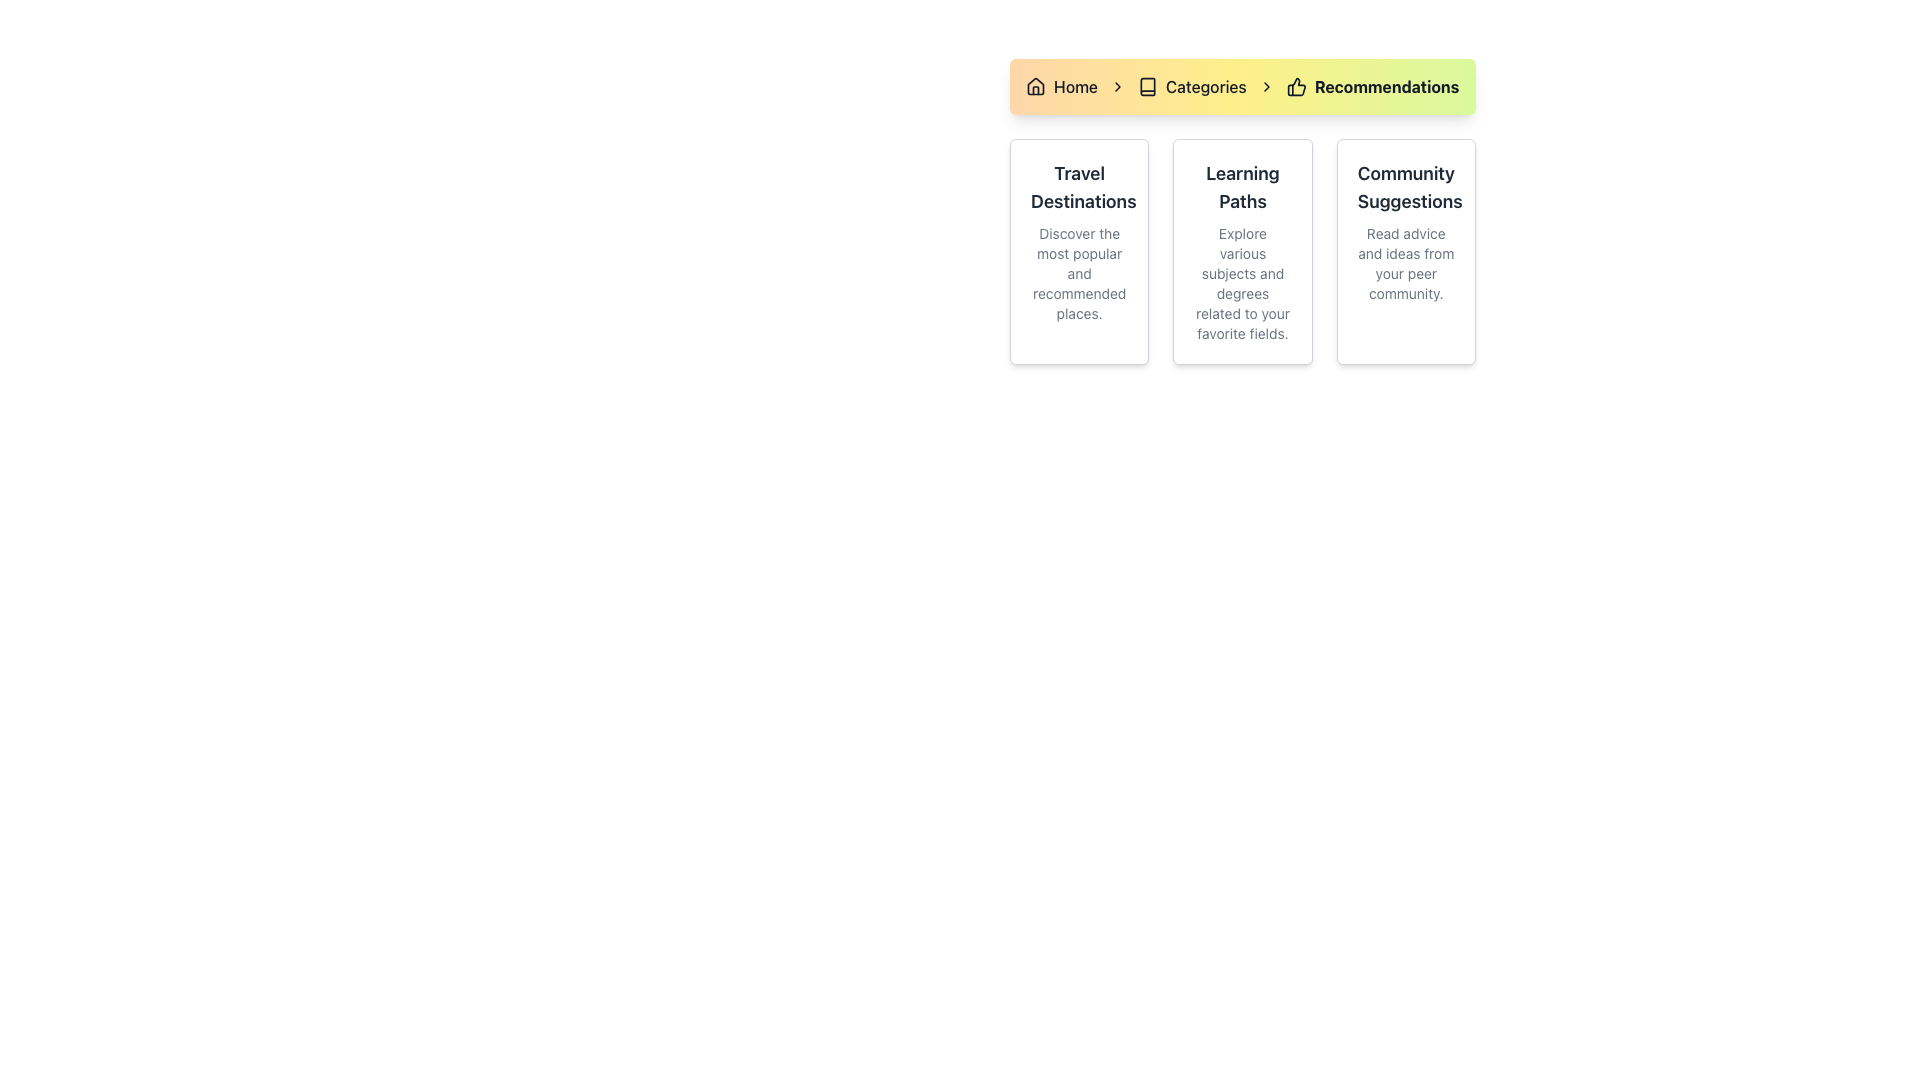 The image size is (1920, 1080). Describe the element at coordinates (1074, 86) in the screenshot. I see `the 'Home' text label in the breadcrumb navigation bar` at that location.